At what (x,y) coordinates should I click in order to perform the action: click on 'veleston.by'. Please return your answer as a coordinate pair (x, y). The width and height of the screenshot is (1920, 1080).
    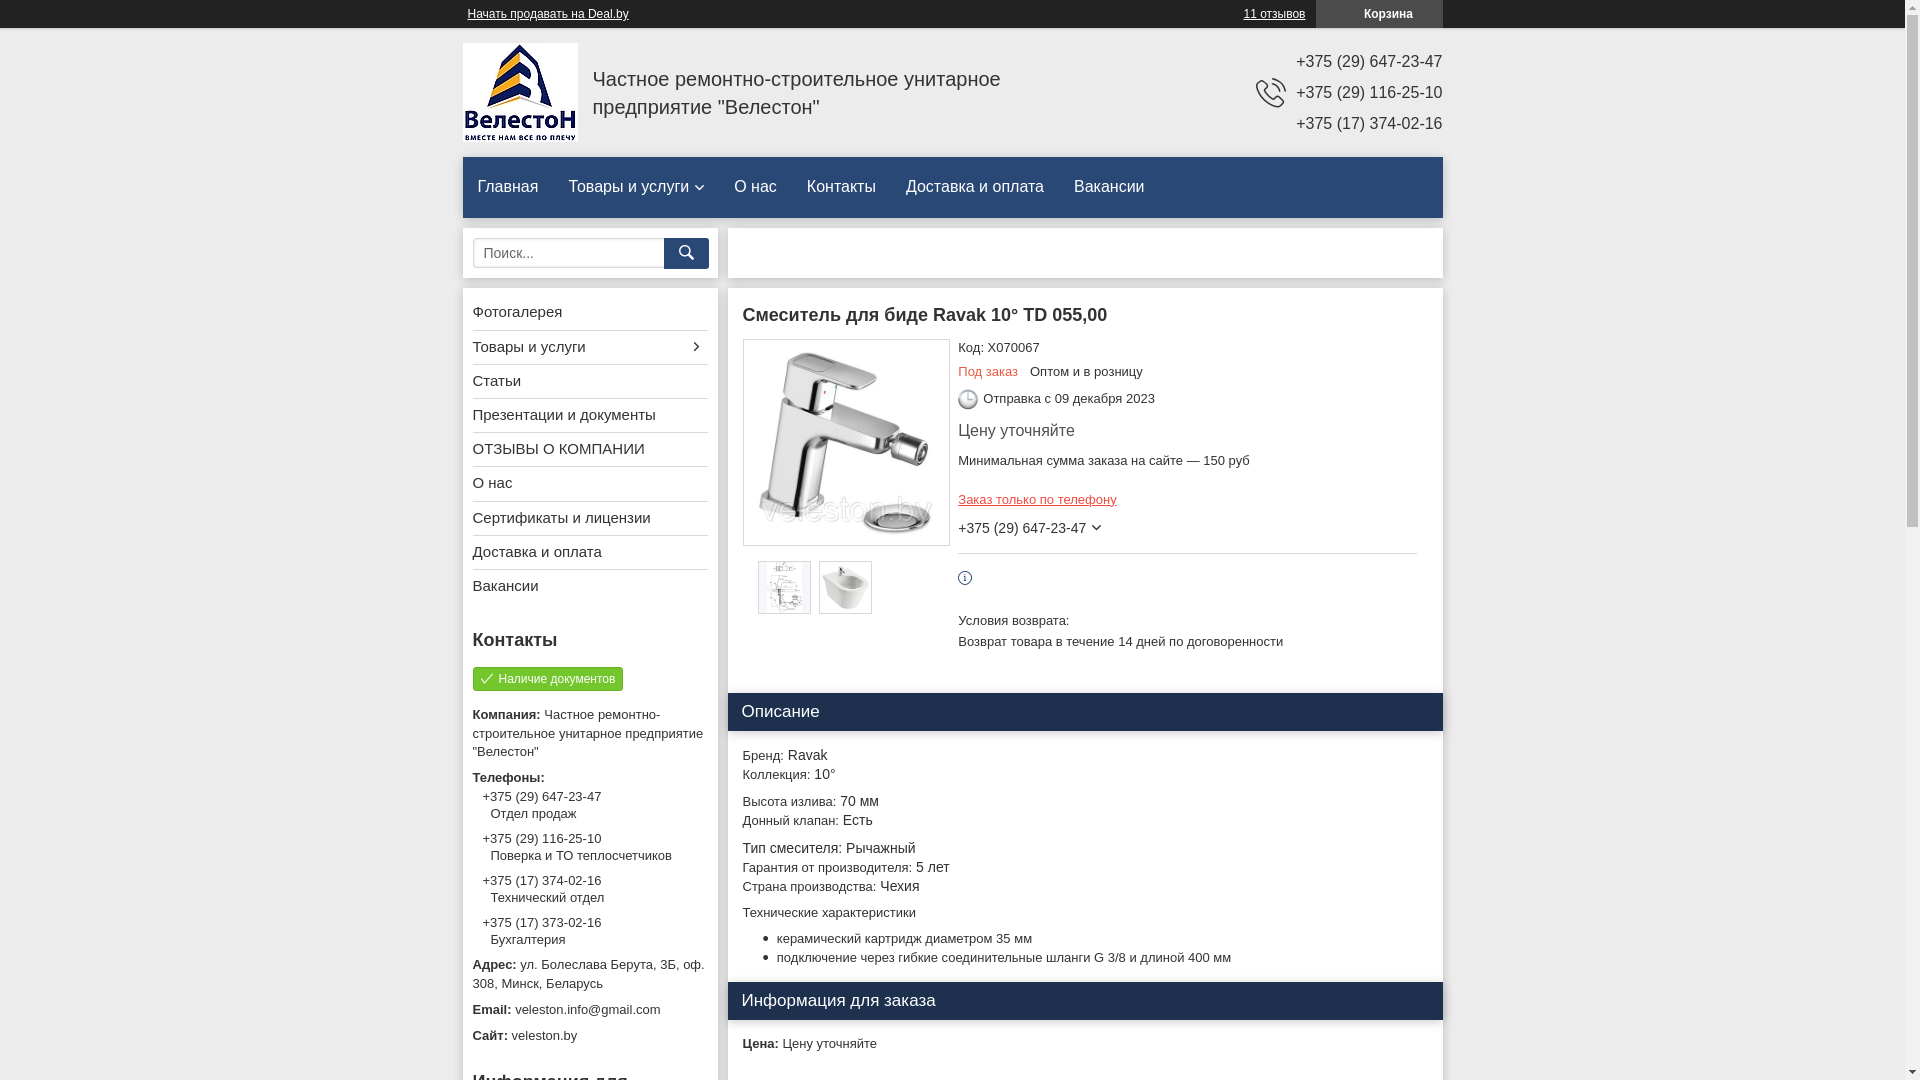
    Looking at the image, I should click on (470, 1035).